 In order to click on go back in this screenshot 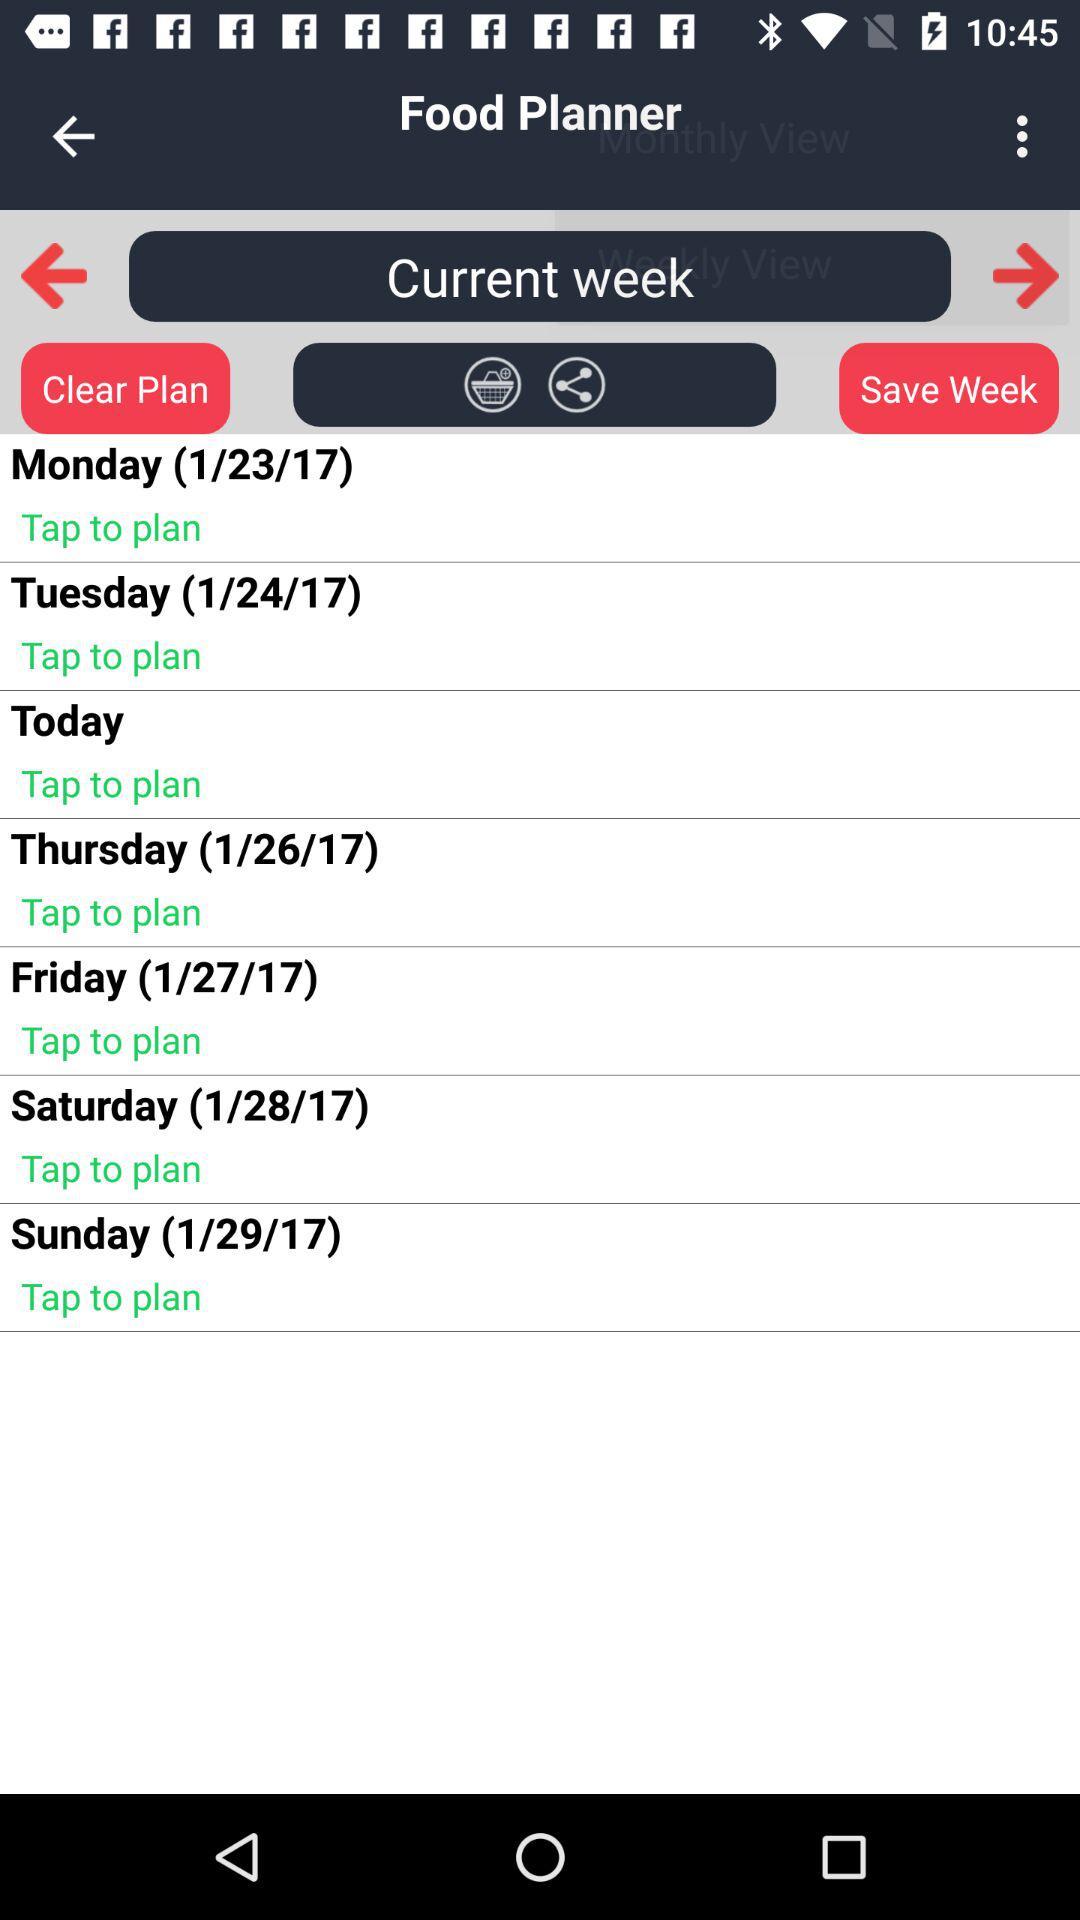, I will do `click(53, 274)`.